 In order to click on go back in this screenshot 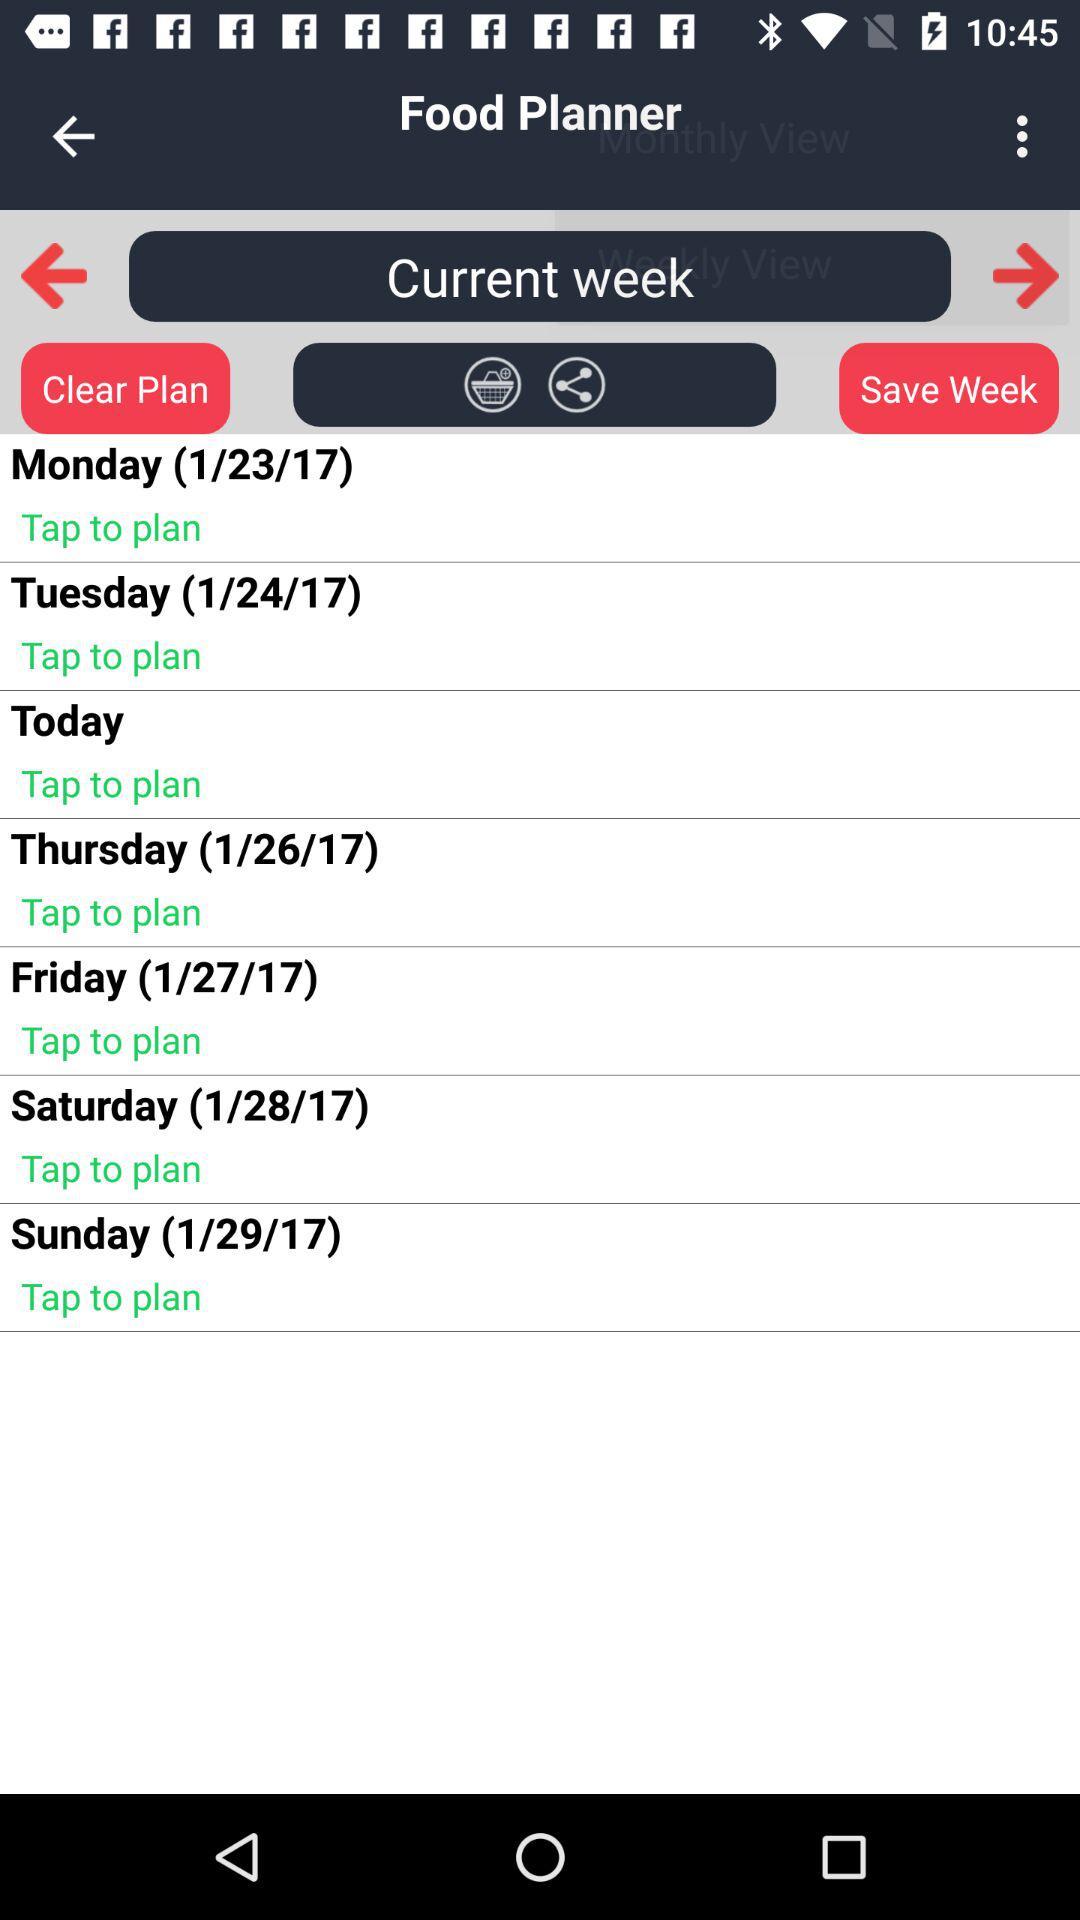, I will do `click(53, 274)`.